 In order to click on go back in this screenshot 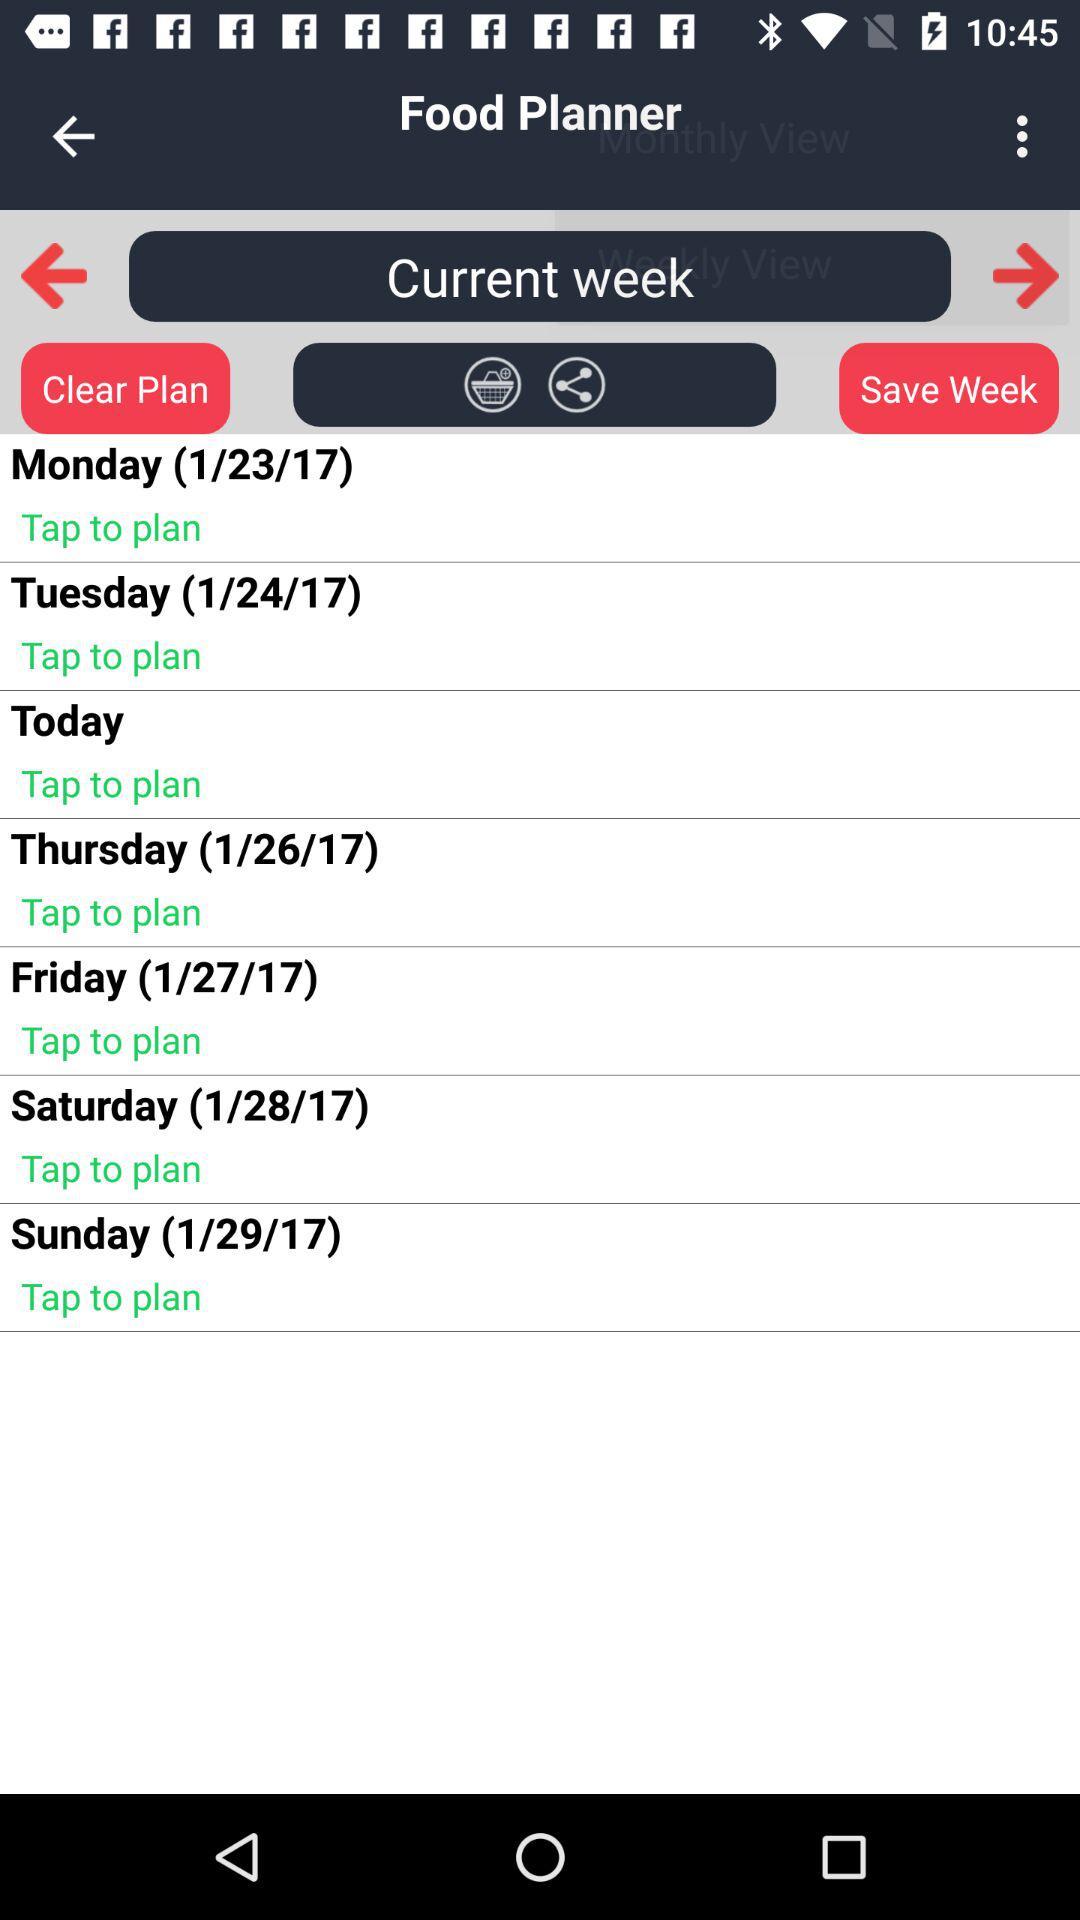, I will do `click(53, 274)`.